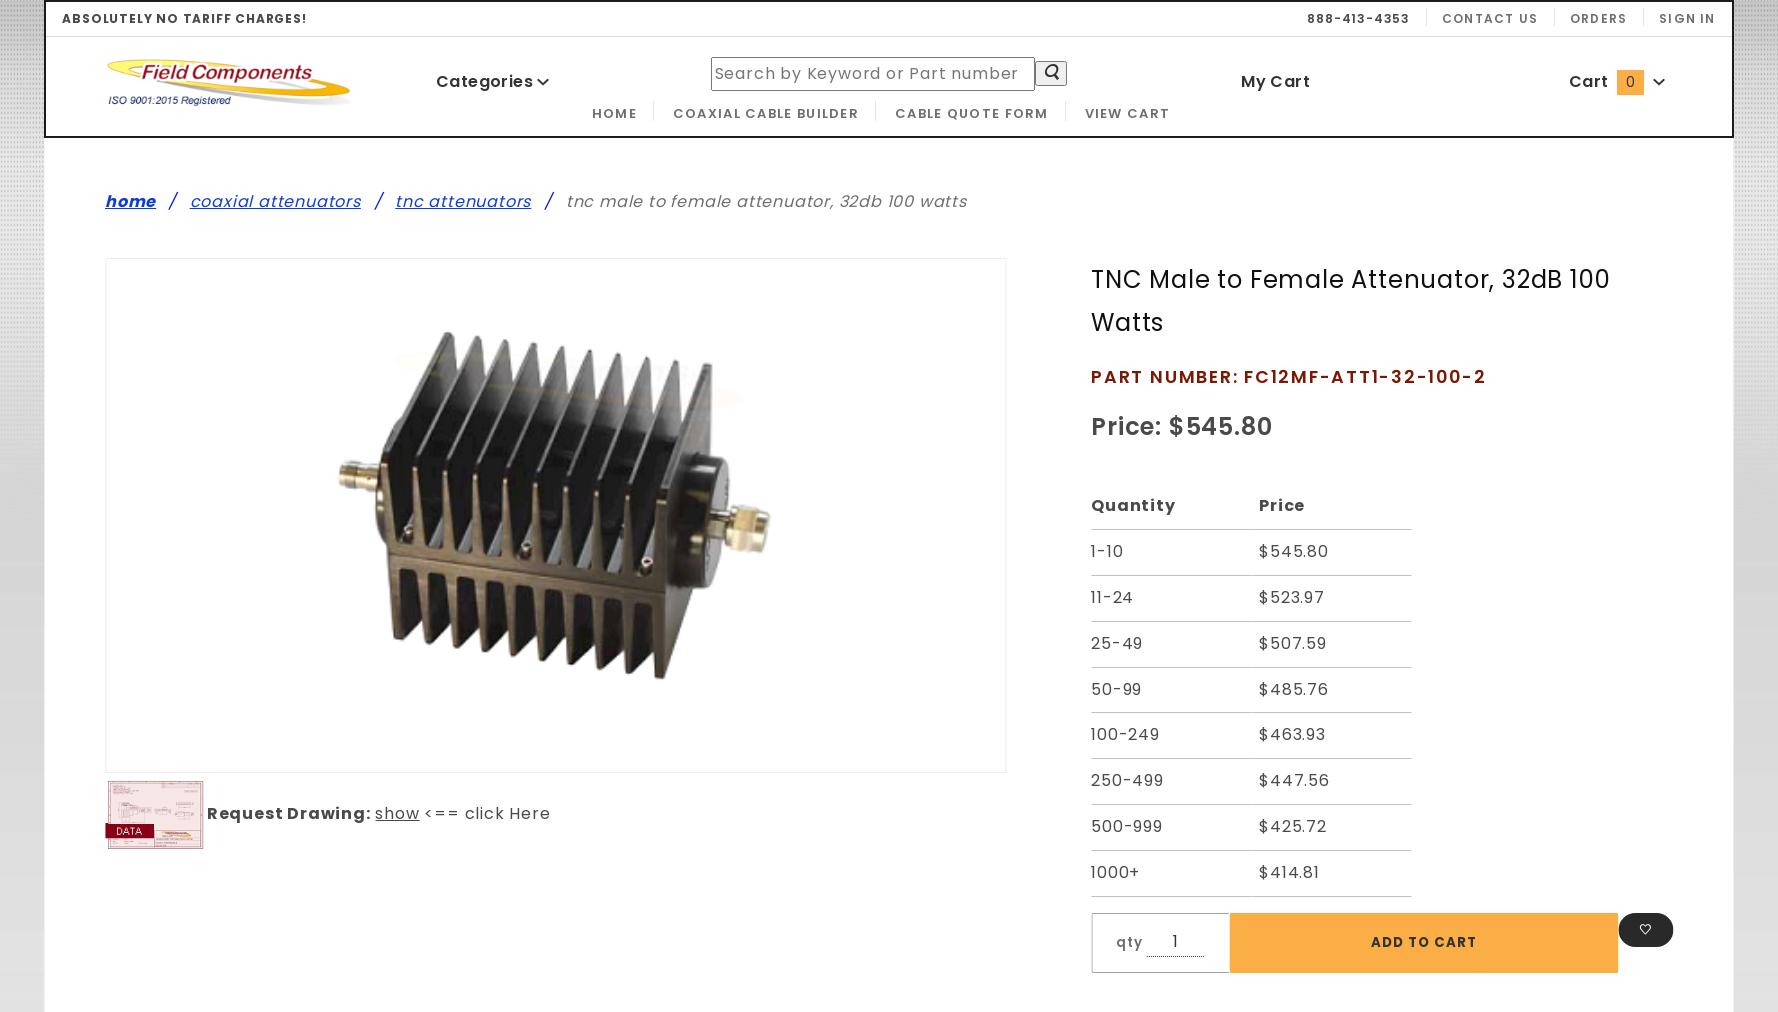 The image size is (1778, 1012). What do you see at coordinates (590, 111) in the screenshot?
I see `'HOME'` at bounding box center [590, 111].